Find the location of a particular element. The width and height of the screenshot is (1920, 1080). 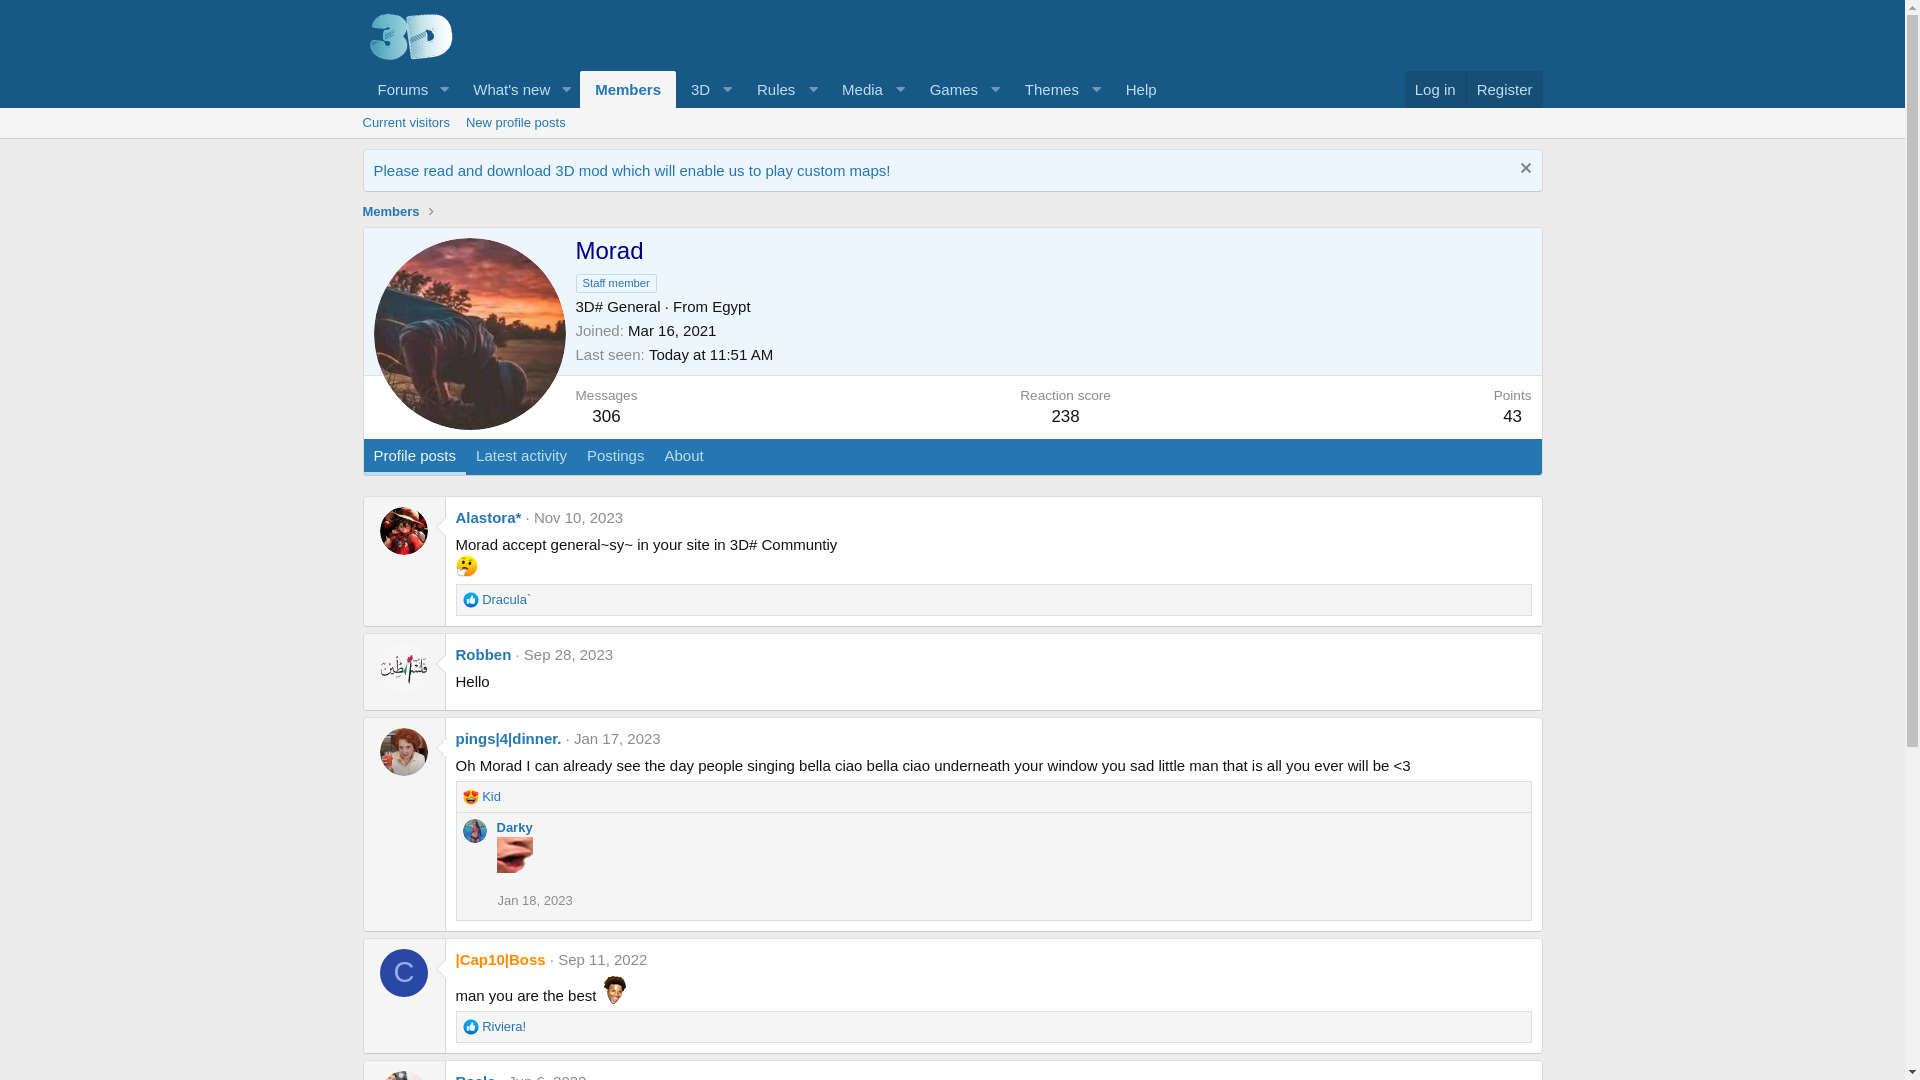

'Forums' is located at coordinates (361, 88).